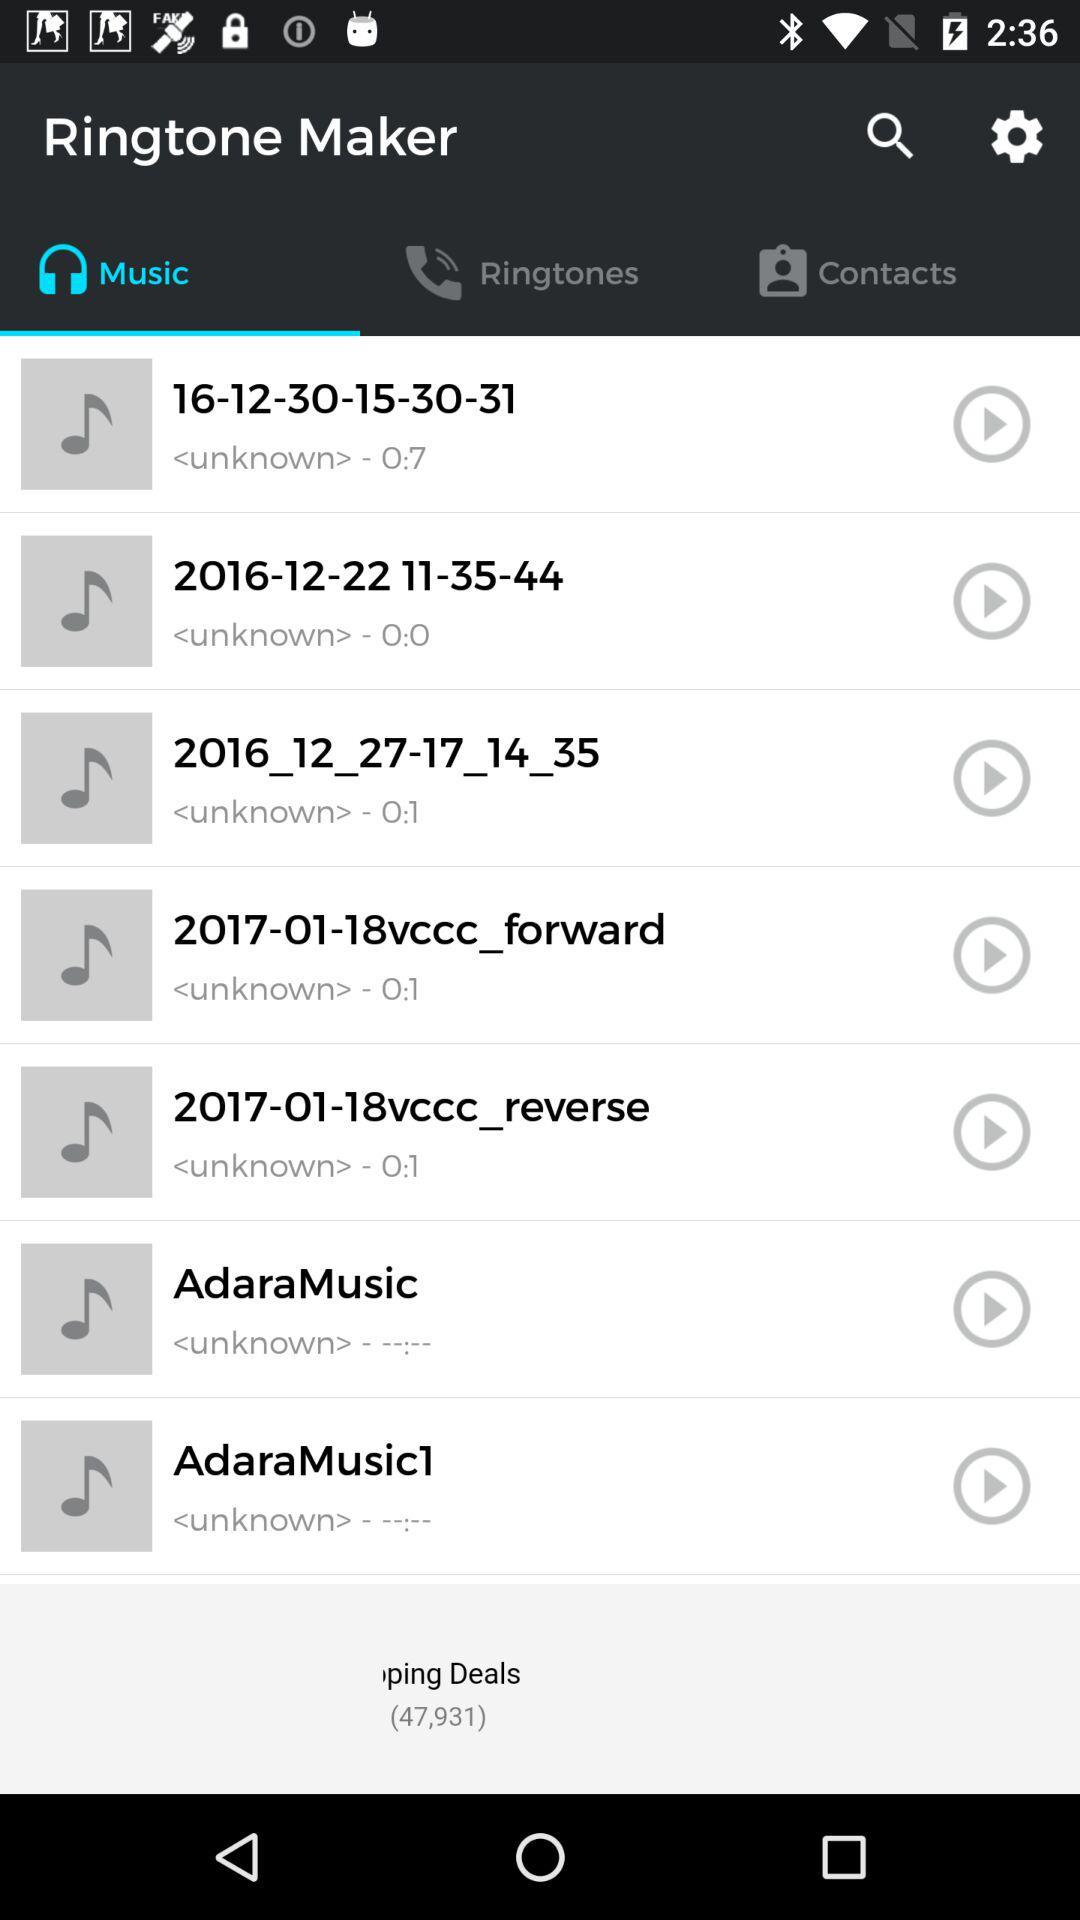 The height and width of the screenshot is (1920, 1080). I want to click on ringtone, so click(991, 1486).